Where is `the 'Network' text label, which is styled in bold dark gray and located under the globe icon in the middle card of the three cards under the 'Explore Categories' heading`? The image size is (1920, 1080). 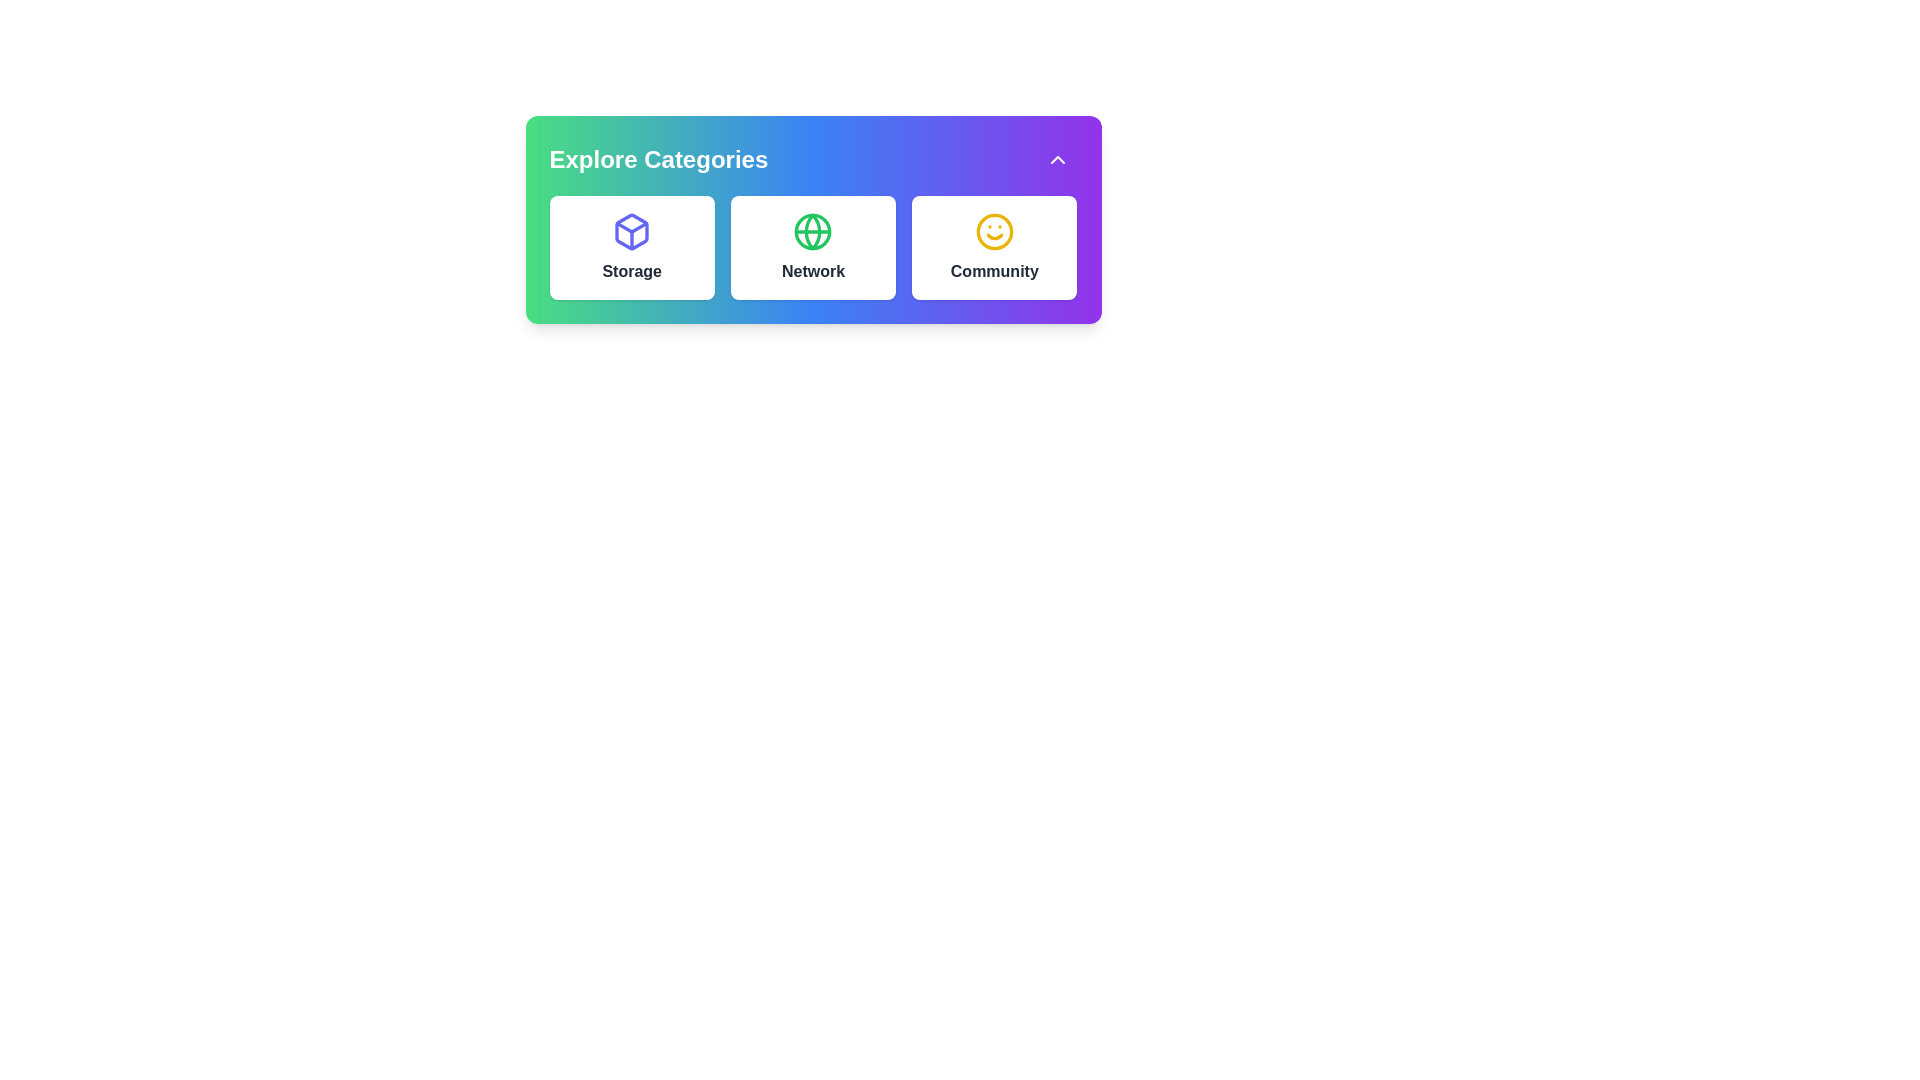 the 'Network' text label, which is styled in bold dark gray and located under the globe icon in the middle card of the three cards under the 'Explore Categories' heading is located at coordinates (813, 272).